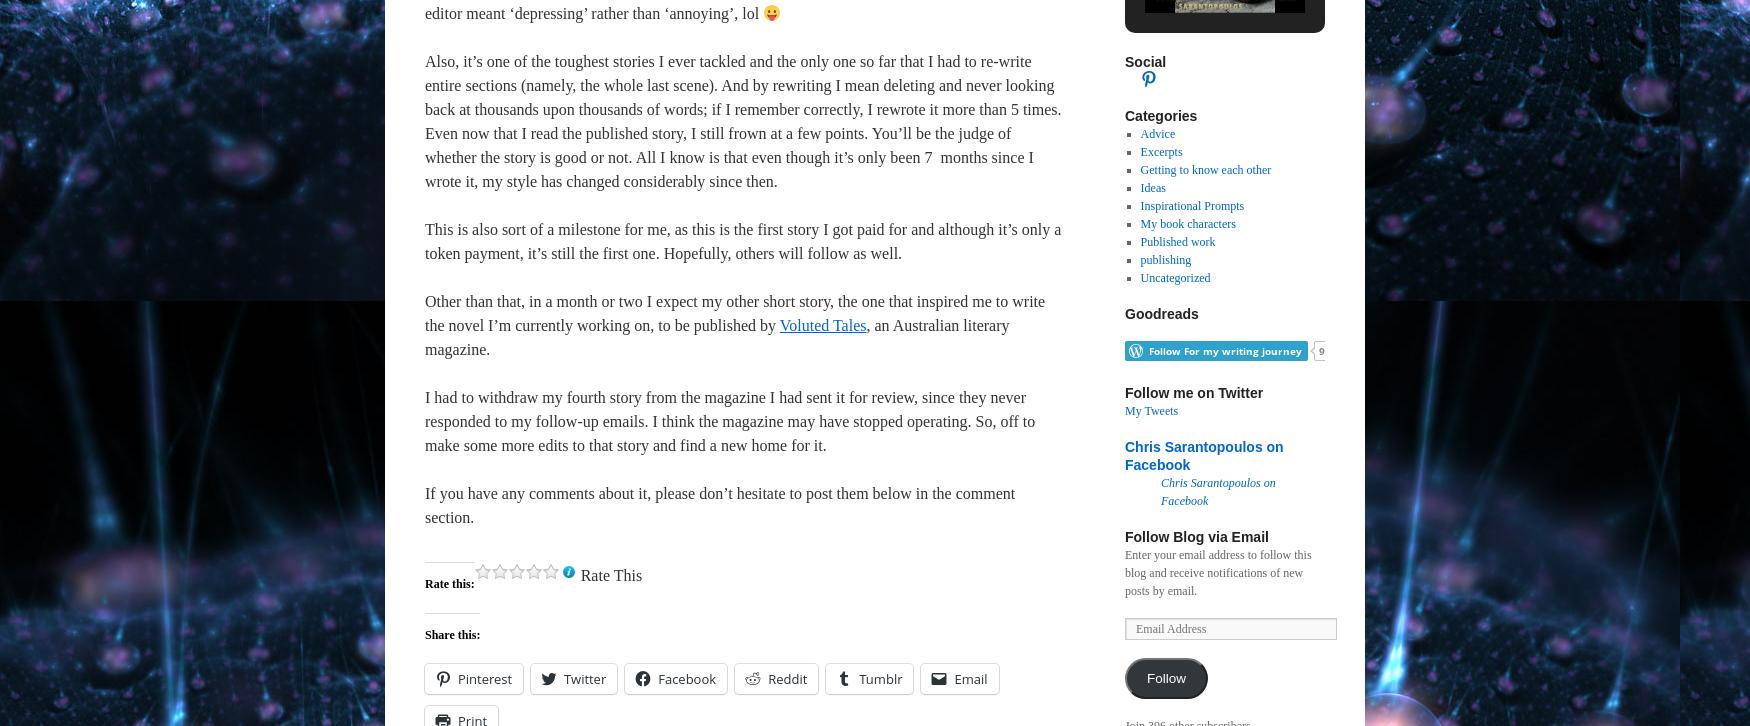  Describe the element at coordinates (1138, 151) in the screenshot. I see `'Excerpts'` at that location.